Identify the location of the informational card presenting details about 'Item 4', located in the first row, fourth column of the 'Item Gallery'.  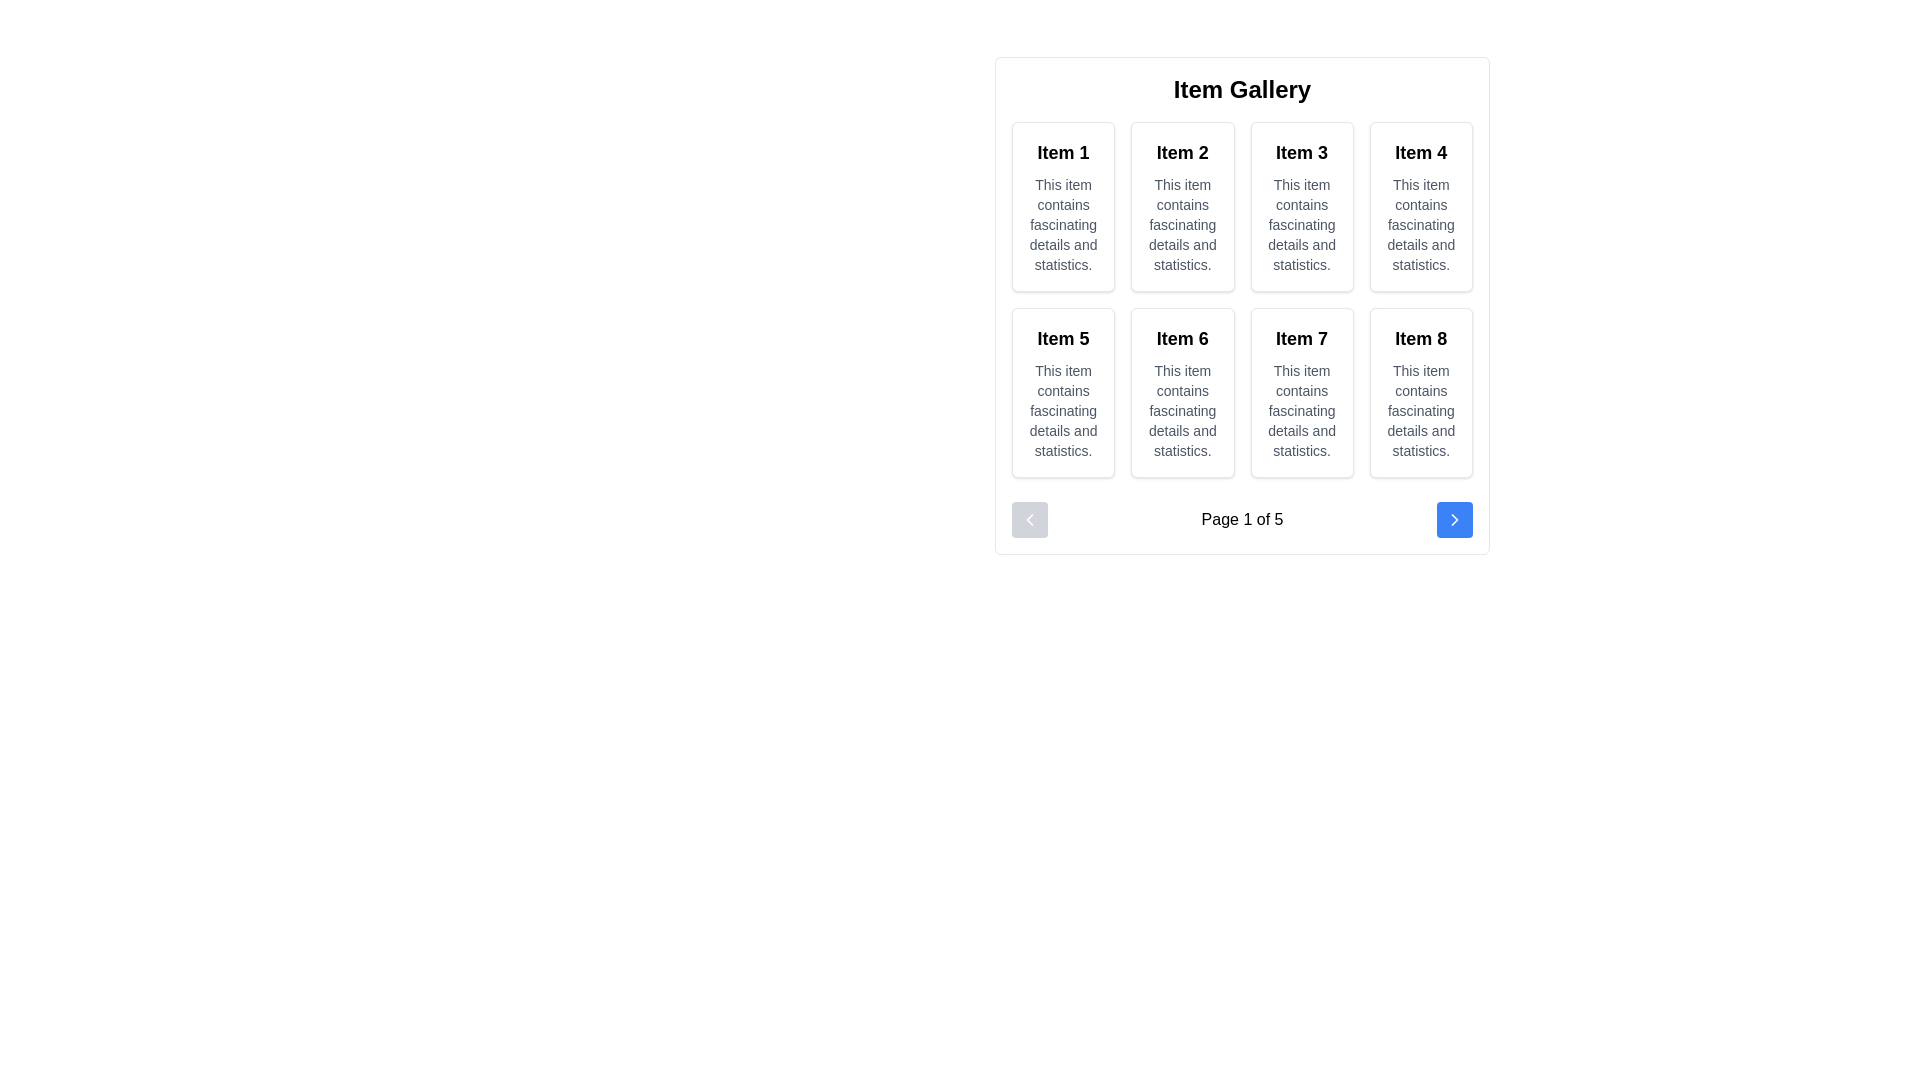
(1420, 207).